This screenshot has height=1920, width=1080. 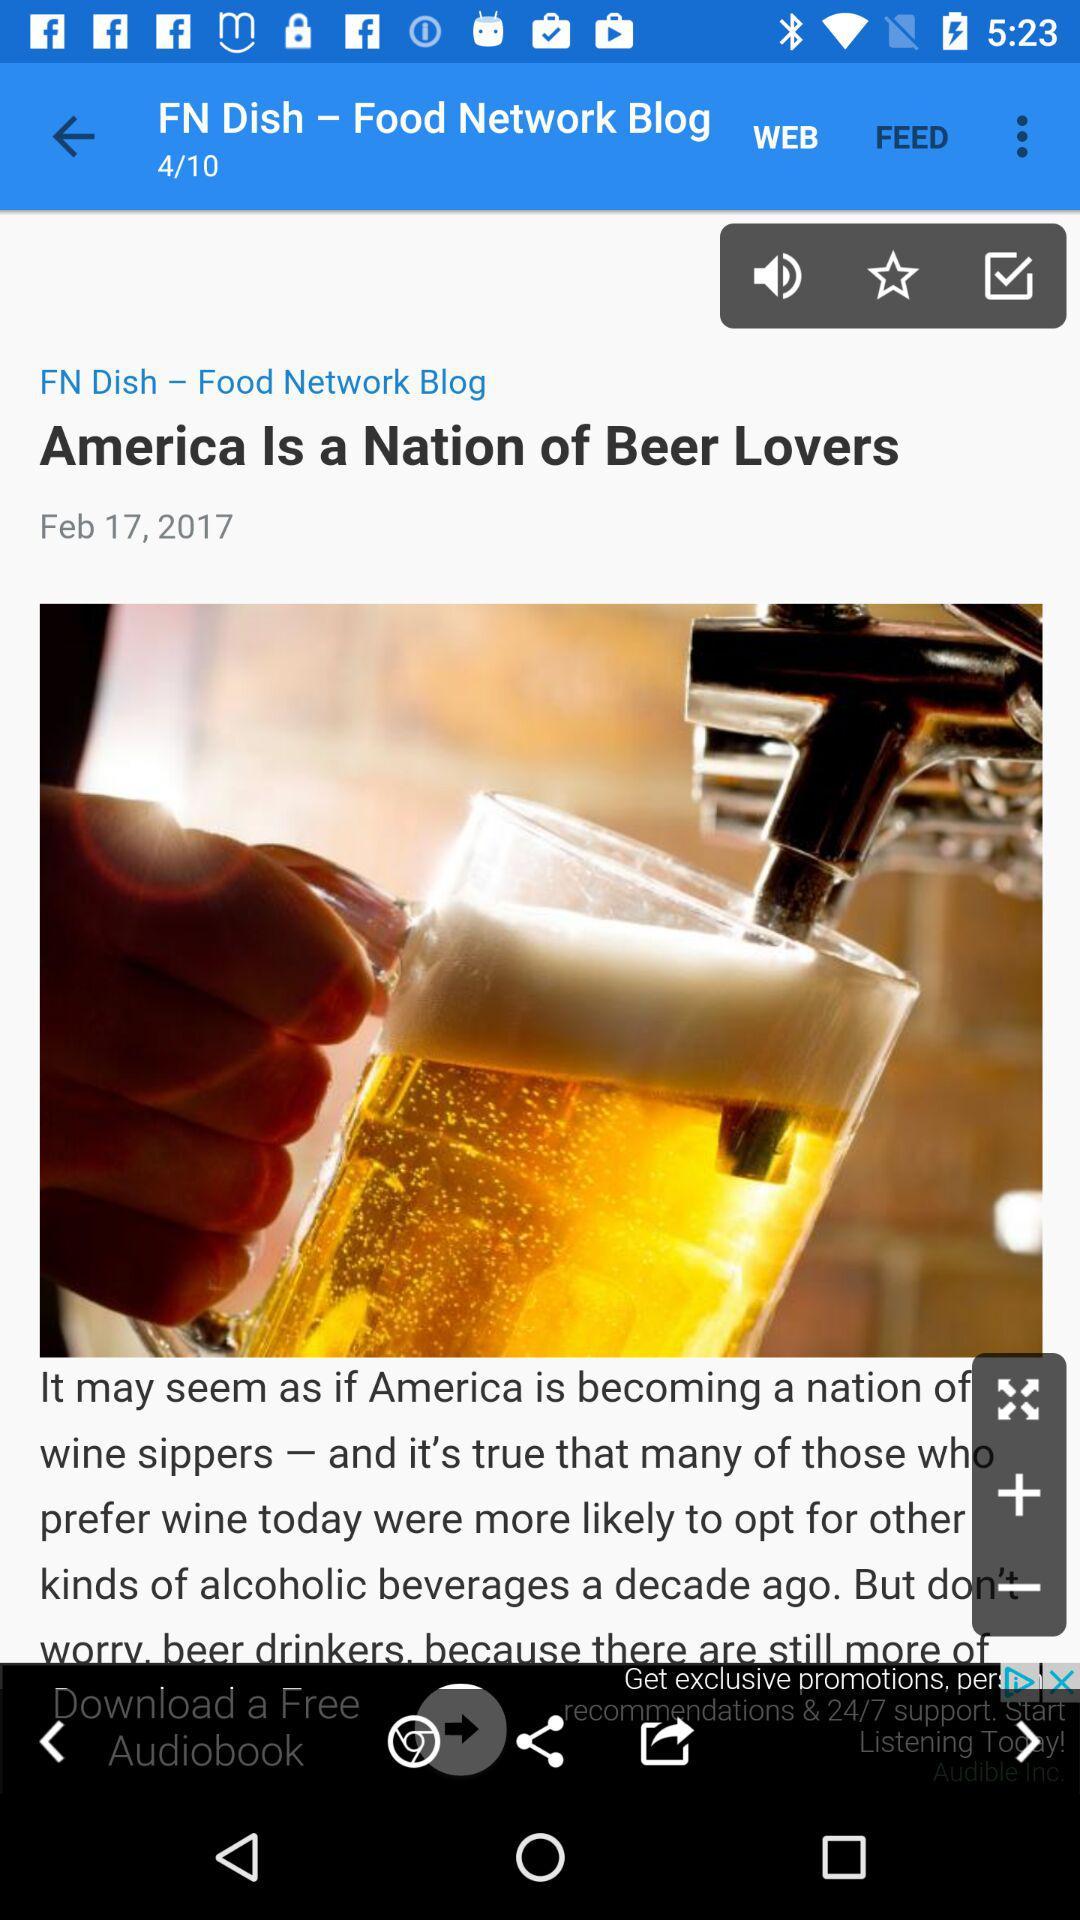 I want to click on turn on music, so click(x=776, y=274).